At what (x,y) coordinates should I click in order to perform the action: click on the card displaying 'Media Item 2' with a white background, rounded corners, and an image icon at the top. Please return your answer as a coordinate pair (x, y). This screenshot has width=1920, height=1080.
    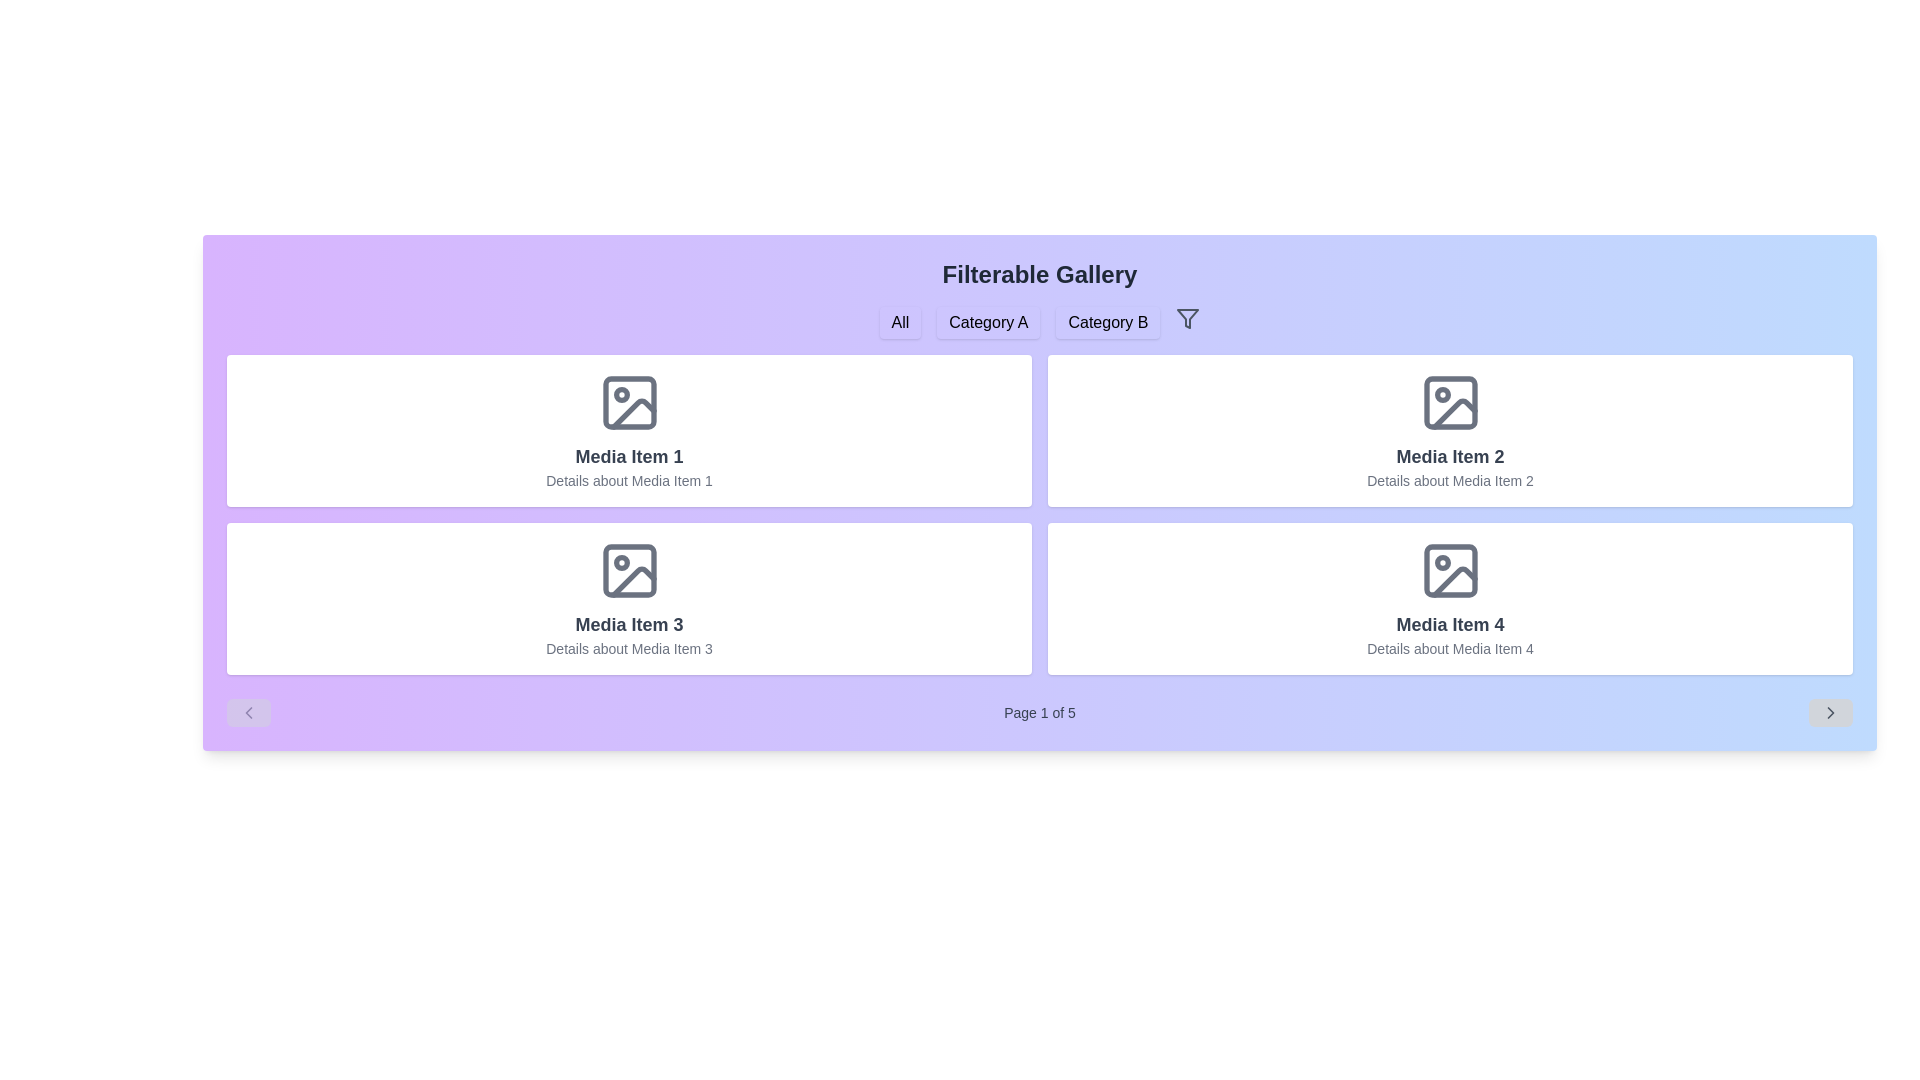
    Looking at the image, I should click on (1450, 430).